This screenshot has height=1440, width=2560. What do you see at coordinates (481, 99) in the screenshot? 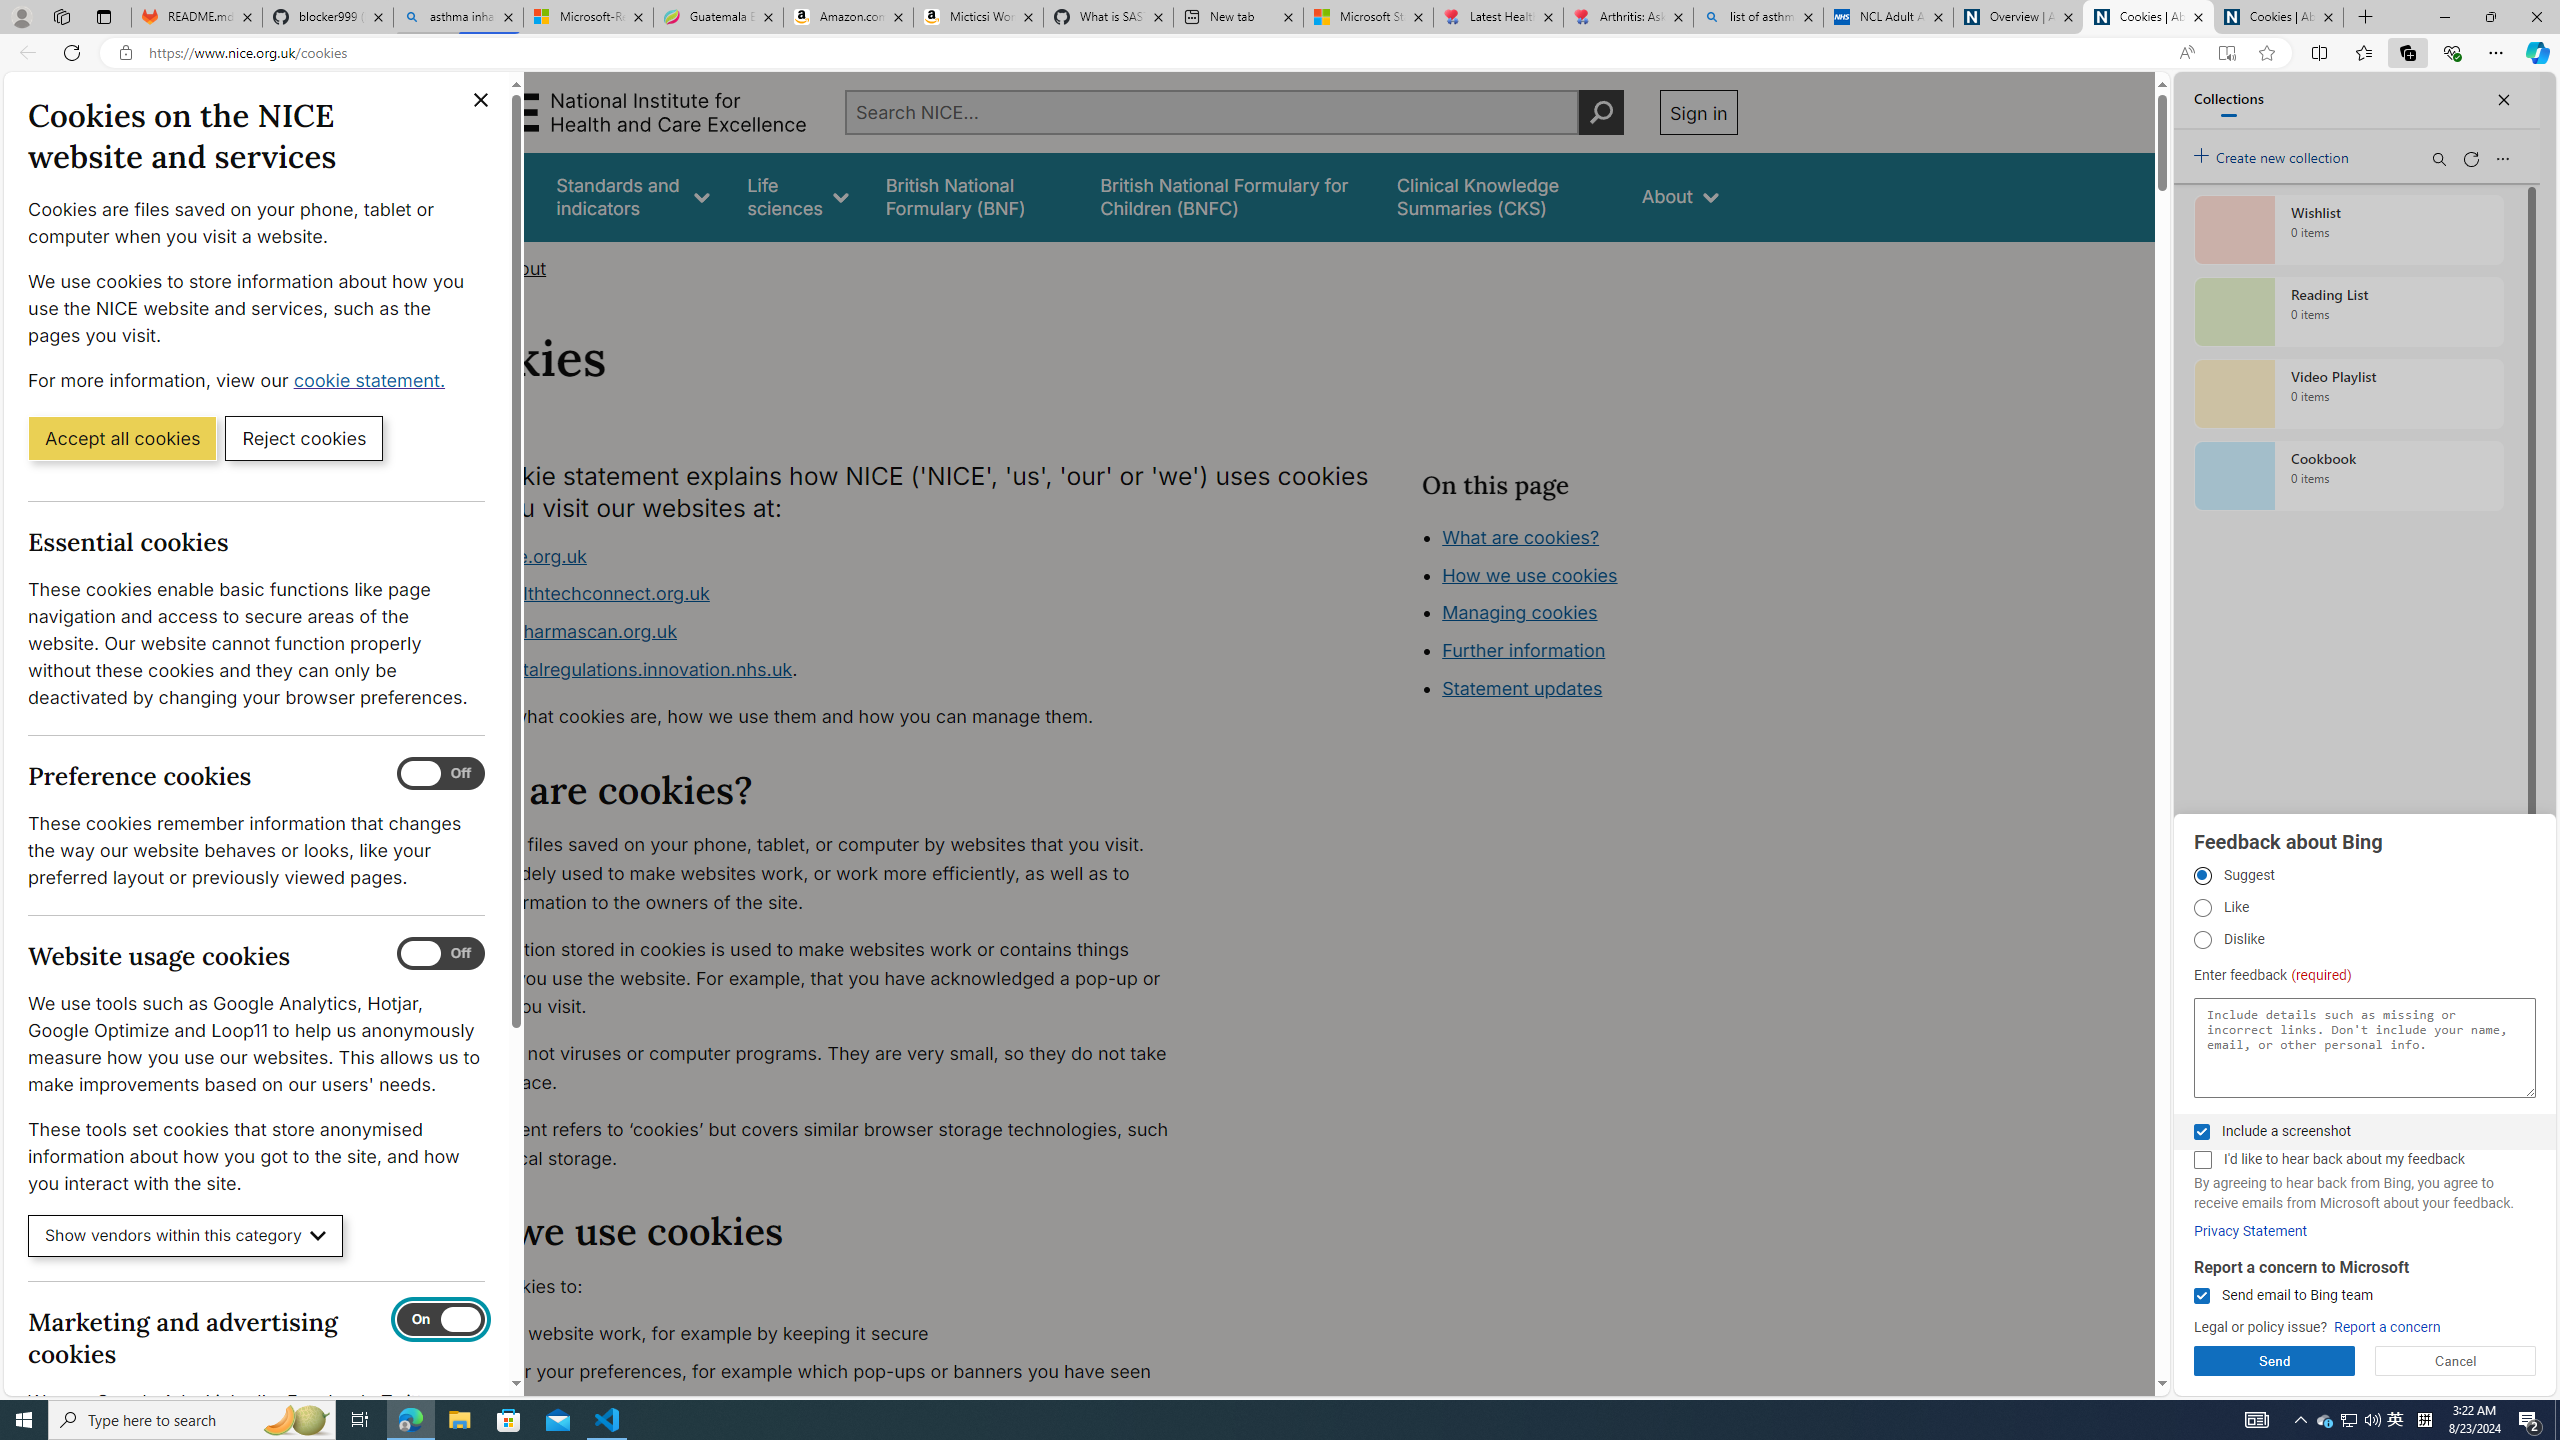
I see `'Close cookie banner'` at bounding box center [481, 99].